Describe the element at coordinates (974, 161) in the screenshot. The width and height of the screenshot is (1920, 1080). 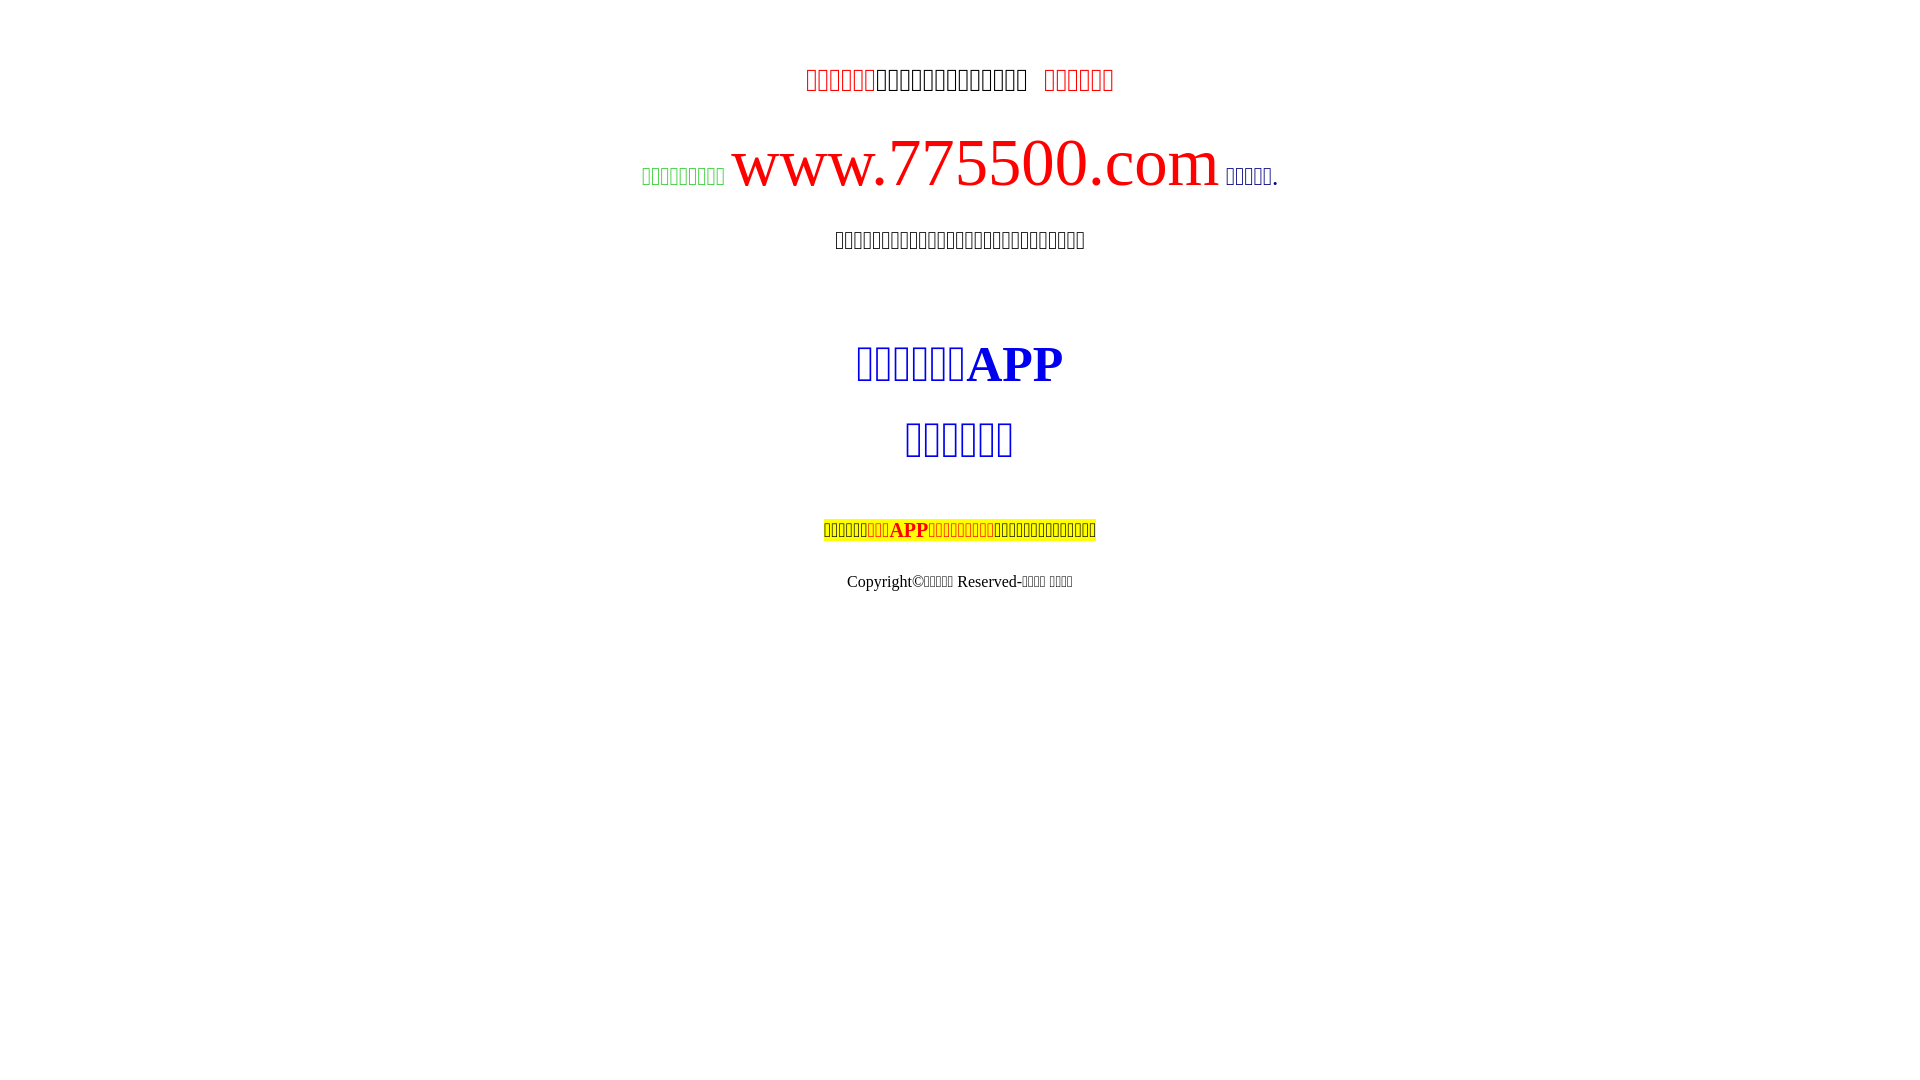
I see `'www.775500.com'` at that location.